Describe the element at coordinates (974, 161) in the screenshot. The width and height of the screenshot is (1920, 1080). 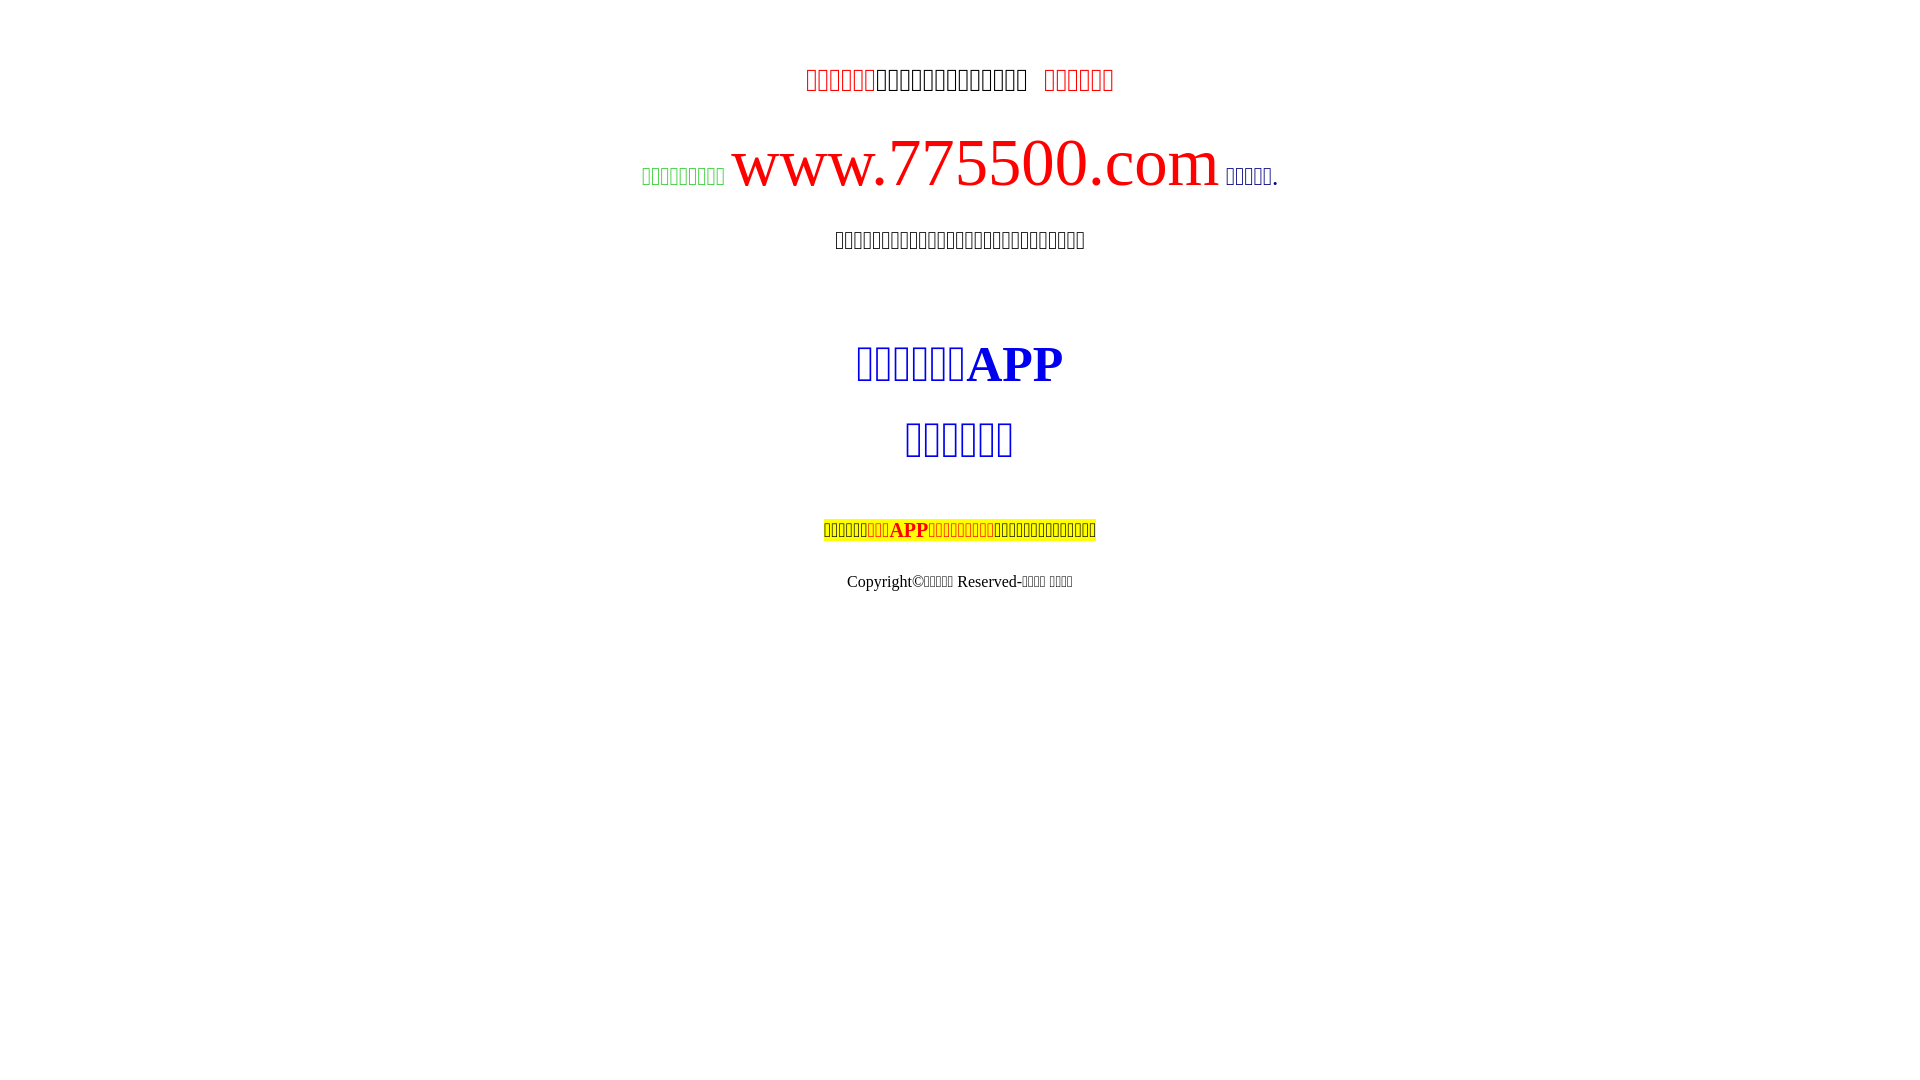
I see `'www.775500.com'` at that location.